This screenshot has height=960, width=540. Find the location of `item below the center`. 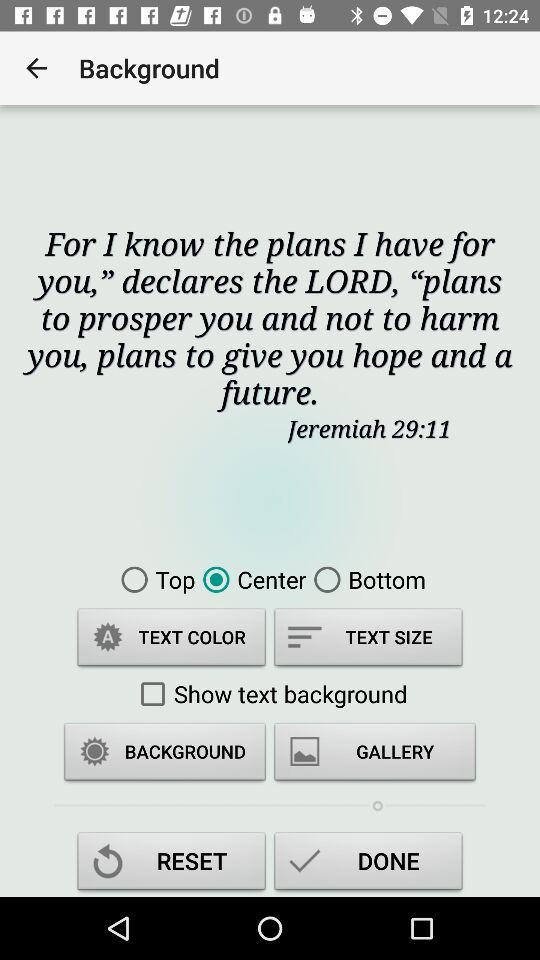

item below the center is located at coordinates (367, 639).